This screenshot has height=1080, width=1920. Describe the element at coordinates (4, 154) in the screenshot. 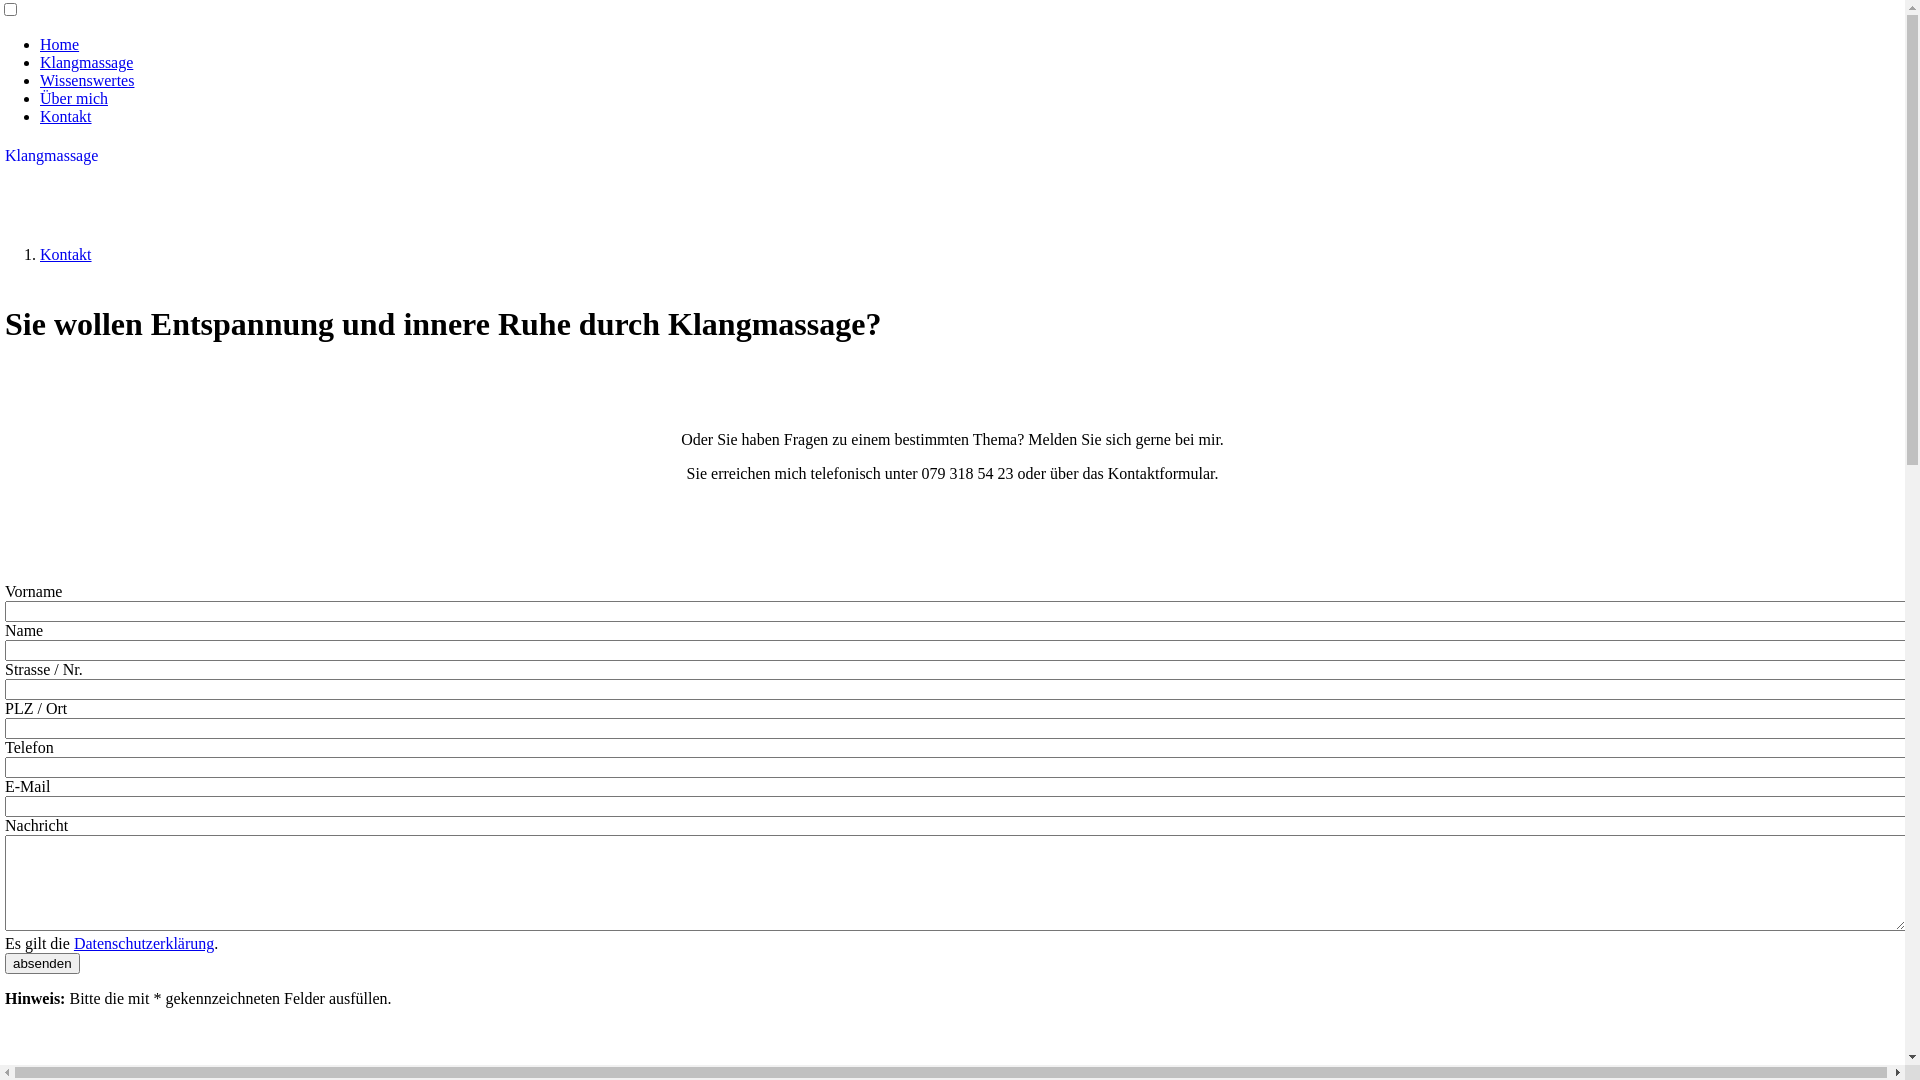

I see `'Klangmassage'` at that location.